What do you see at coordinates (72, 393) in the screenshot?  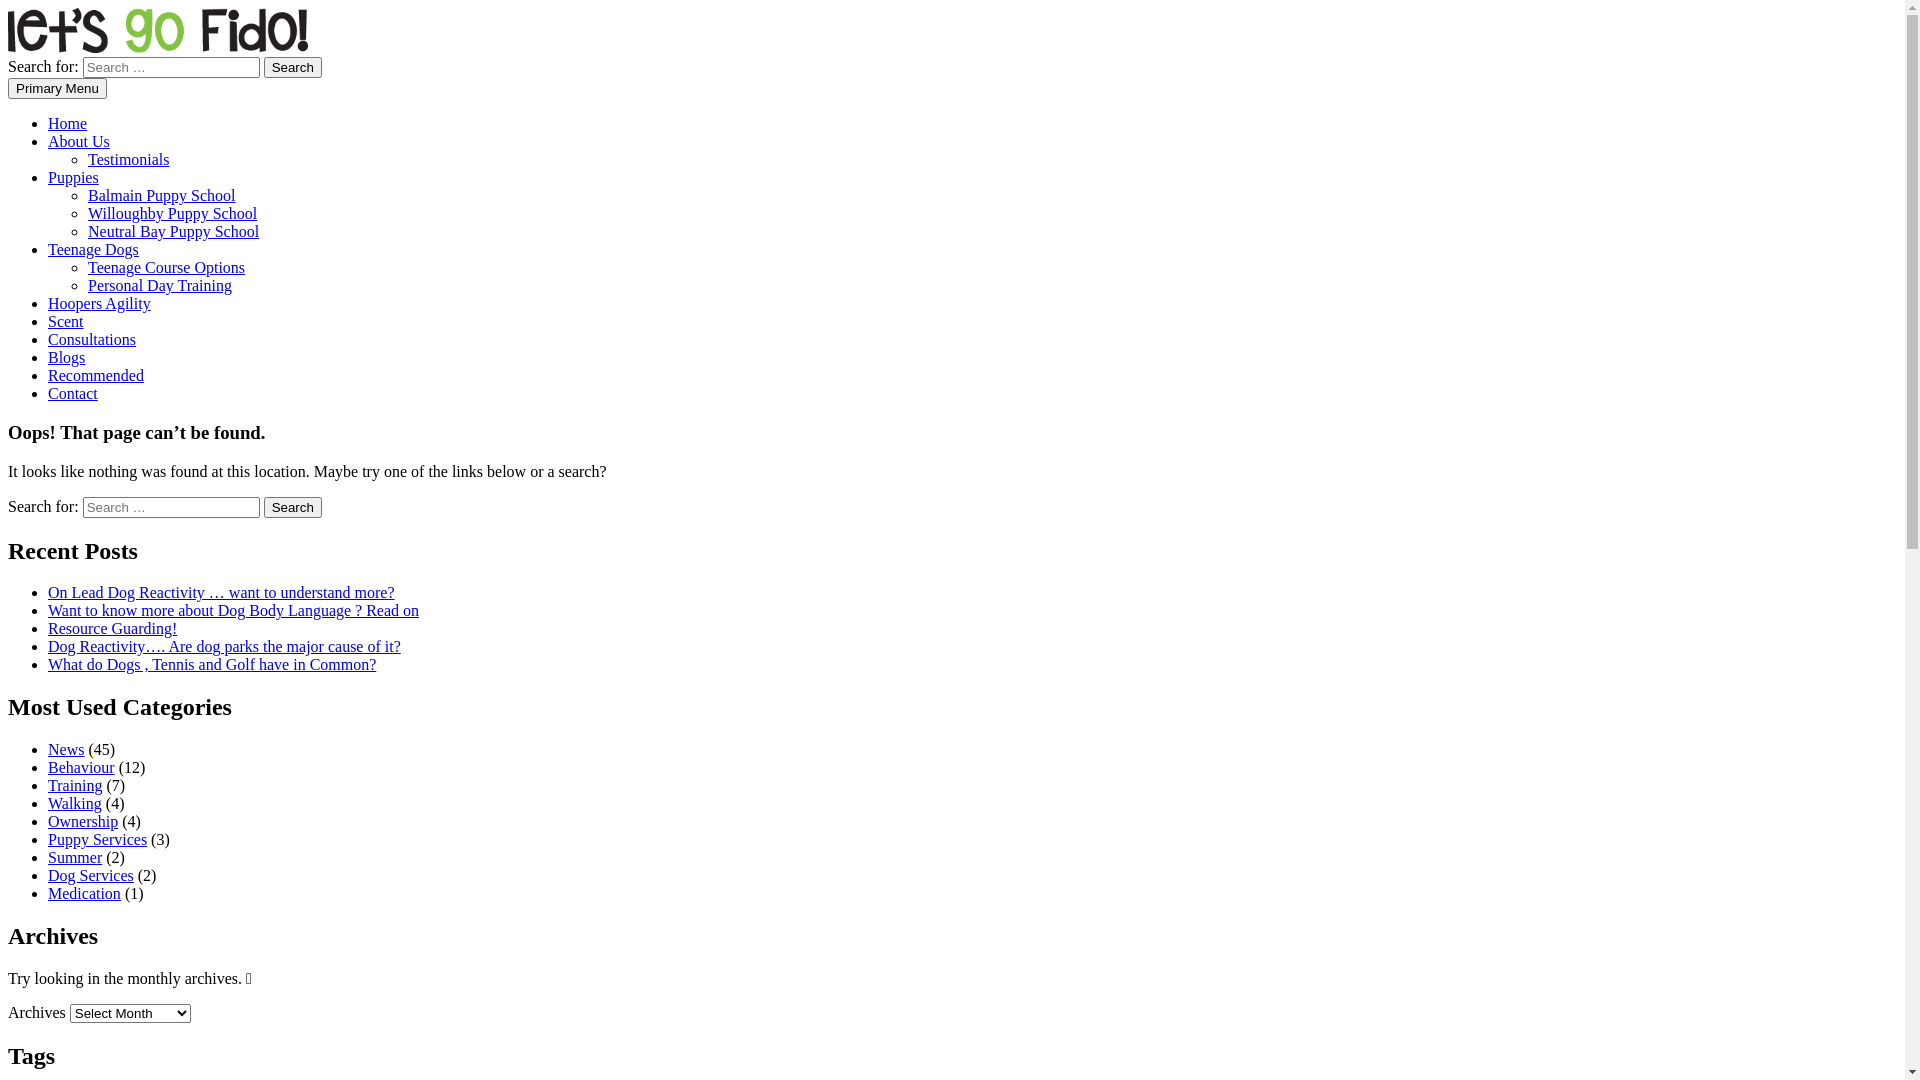 I see `'Contact'` at bounding box center [72, 393].